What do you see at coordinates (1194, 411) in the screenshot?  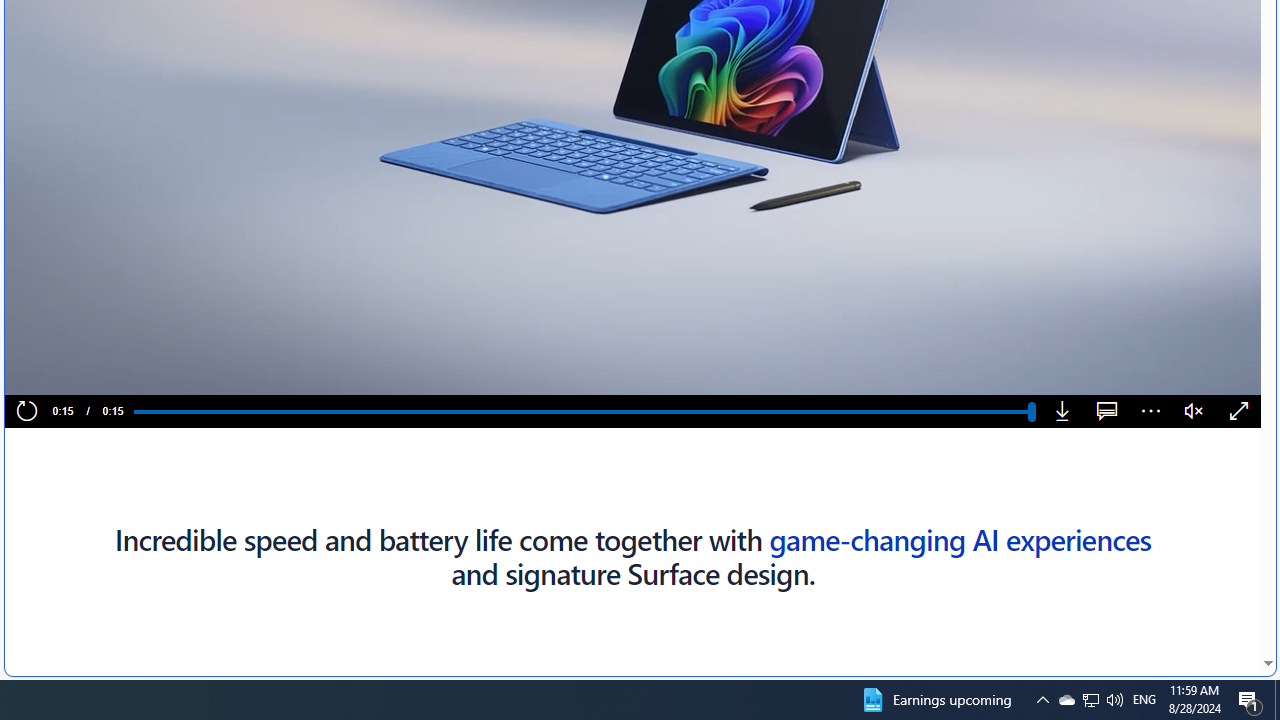 I see `'Unmute'` at bounding box center [1194, 411].